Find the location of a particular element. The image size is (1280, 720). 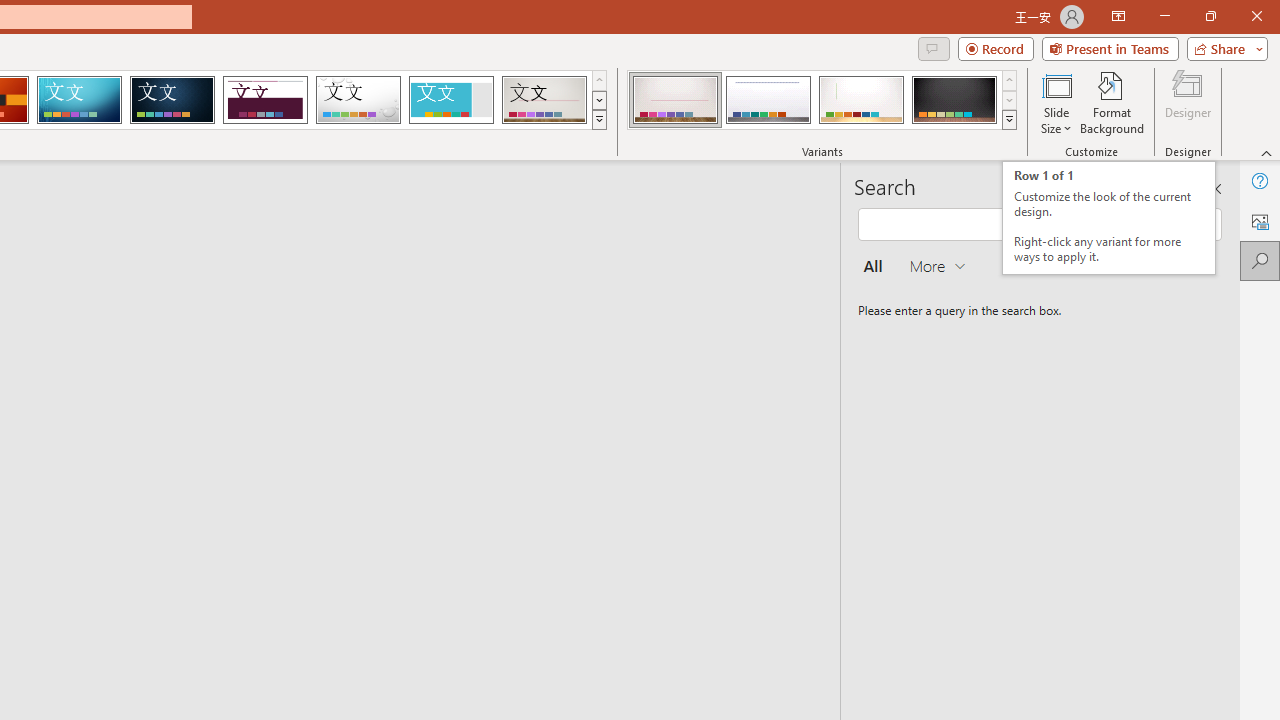

'Circuit' is located at coordinates (79, 100).